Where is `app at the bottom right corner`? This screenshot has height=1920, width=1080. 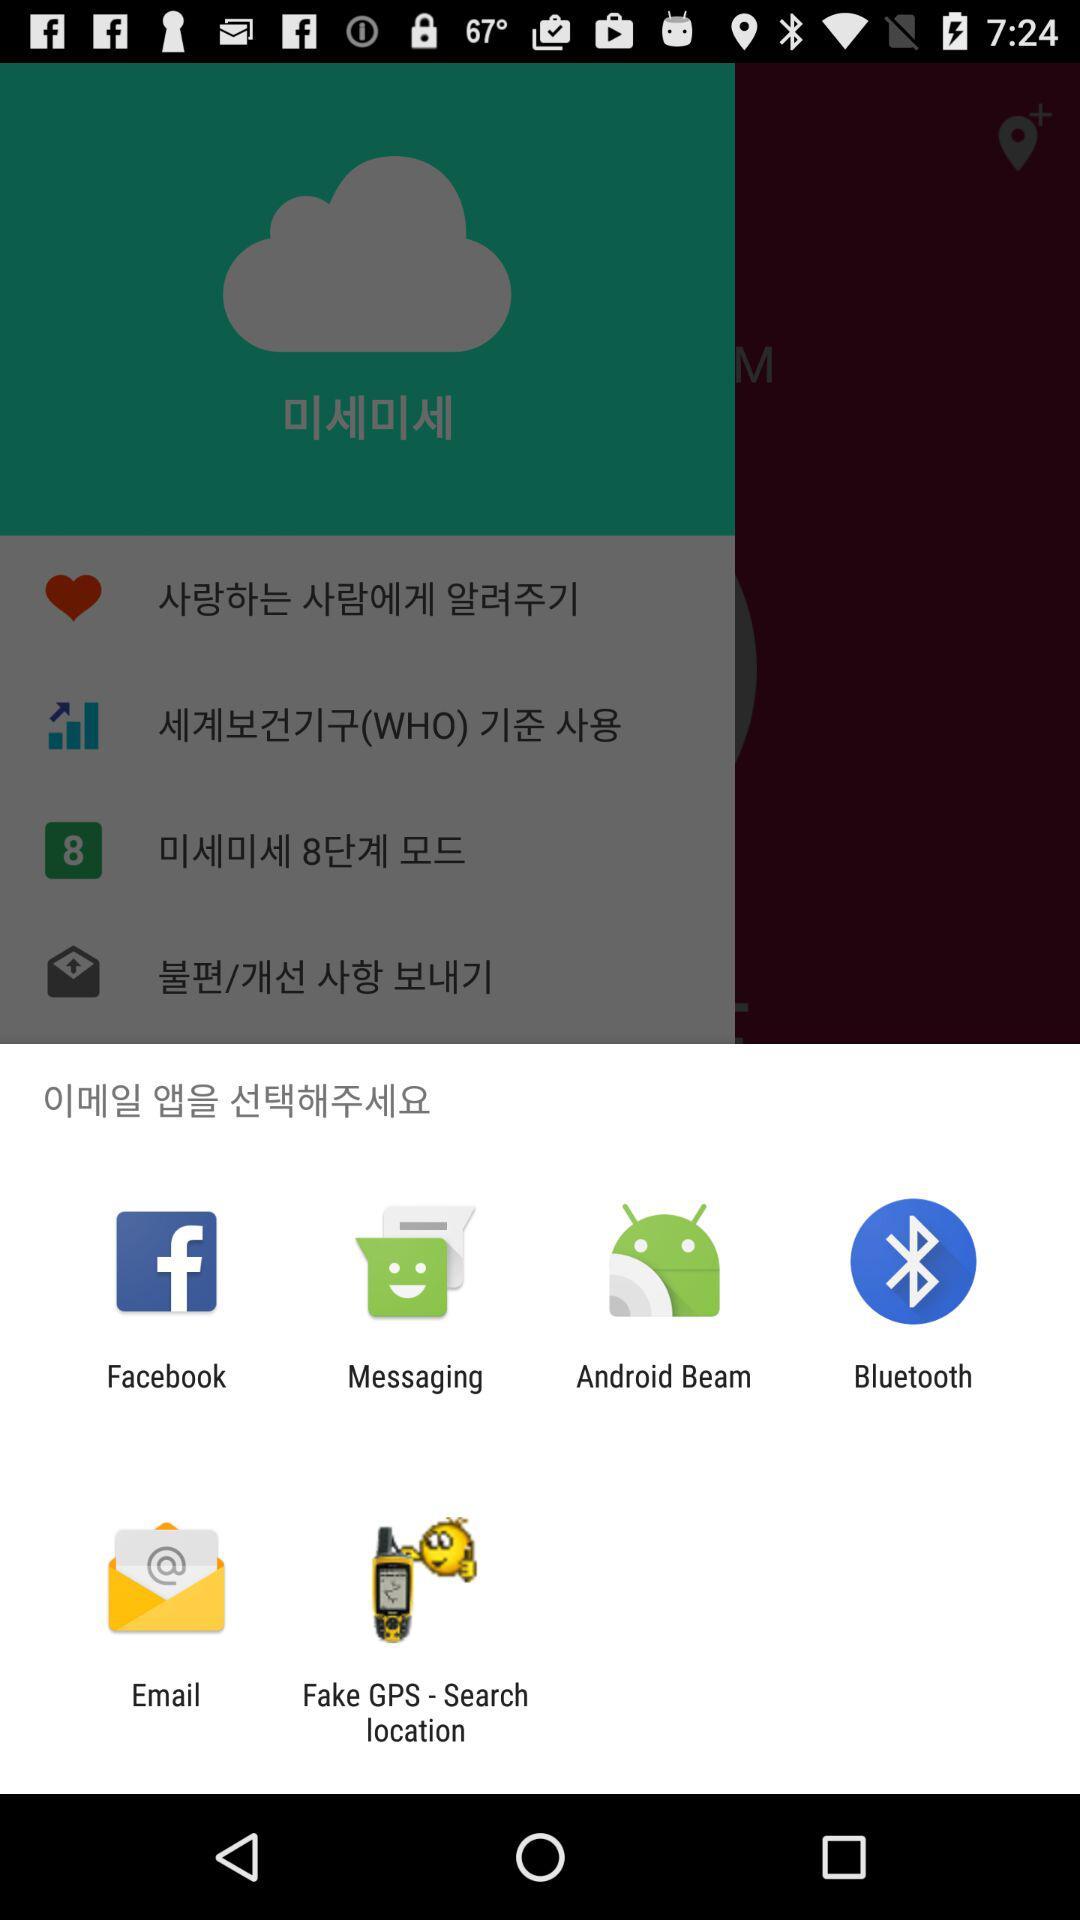 app at the bottom right corner is located at coordinates (913, 1392).